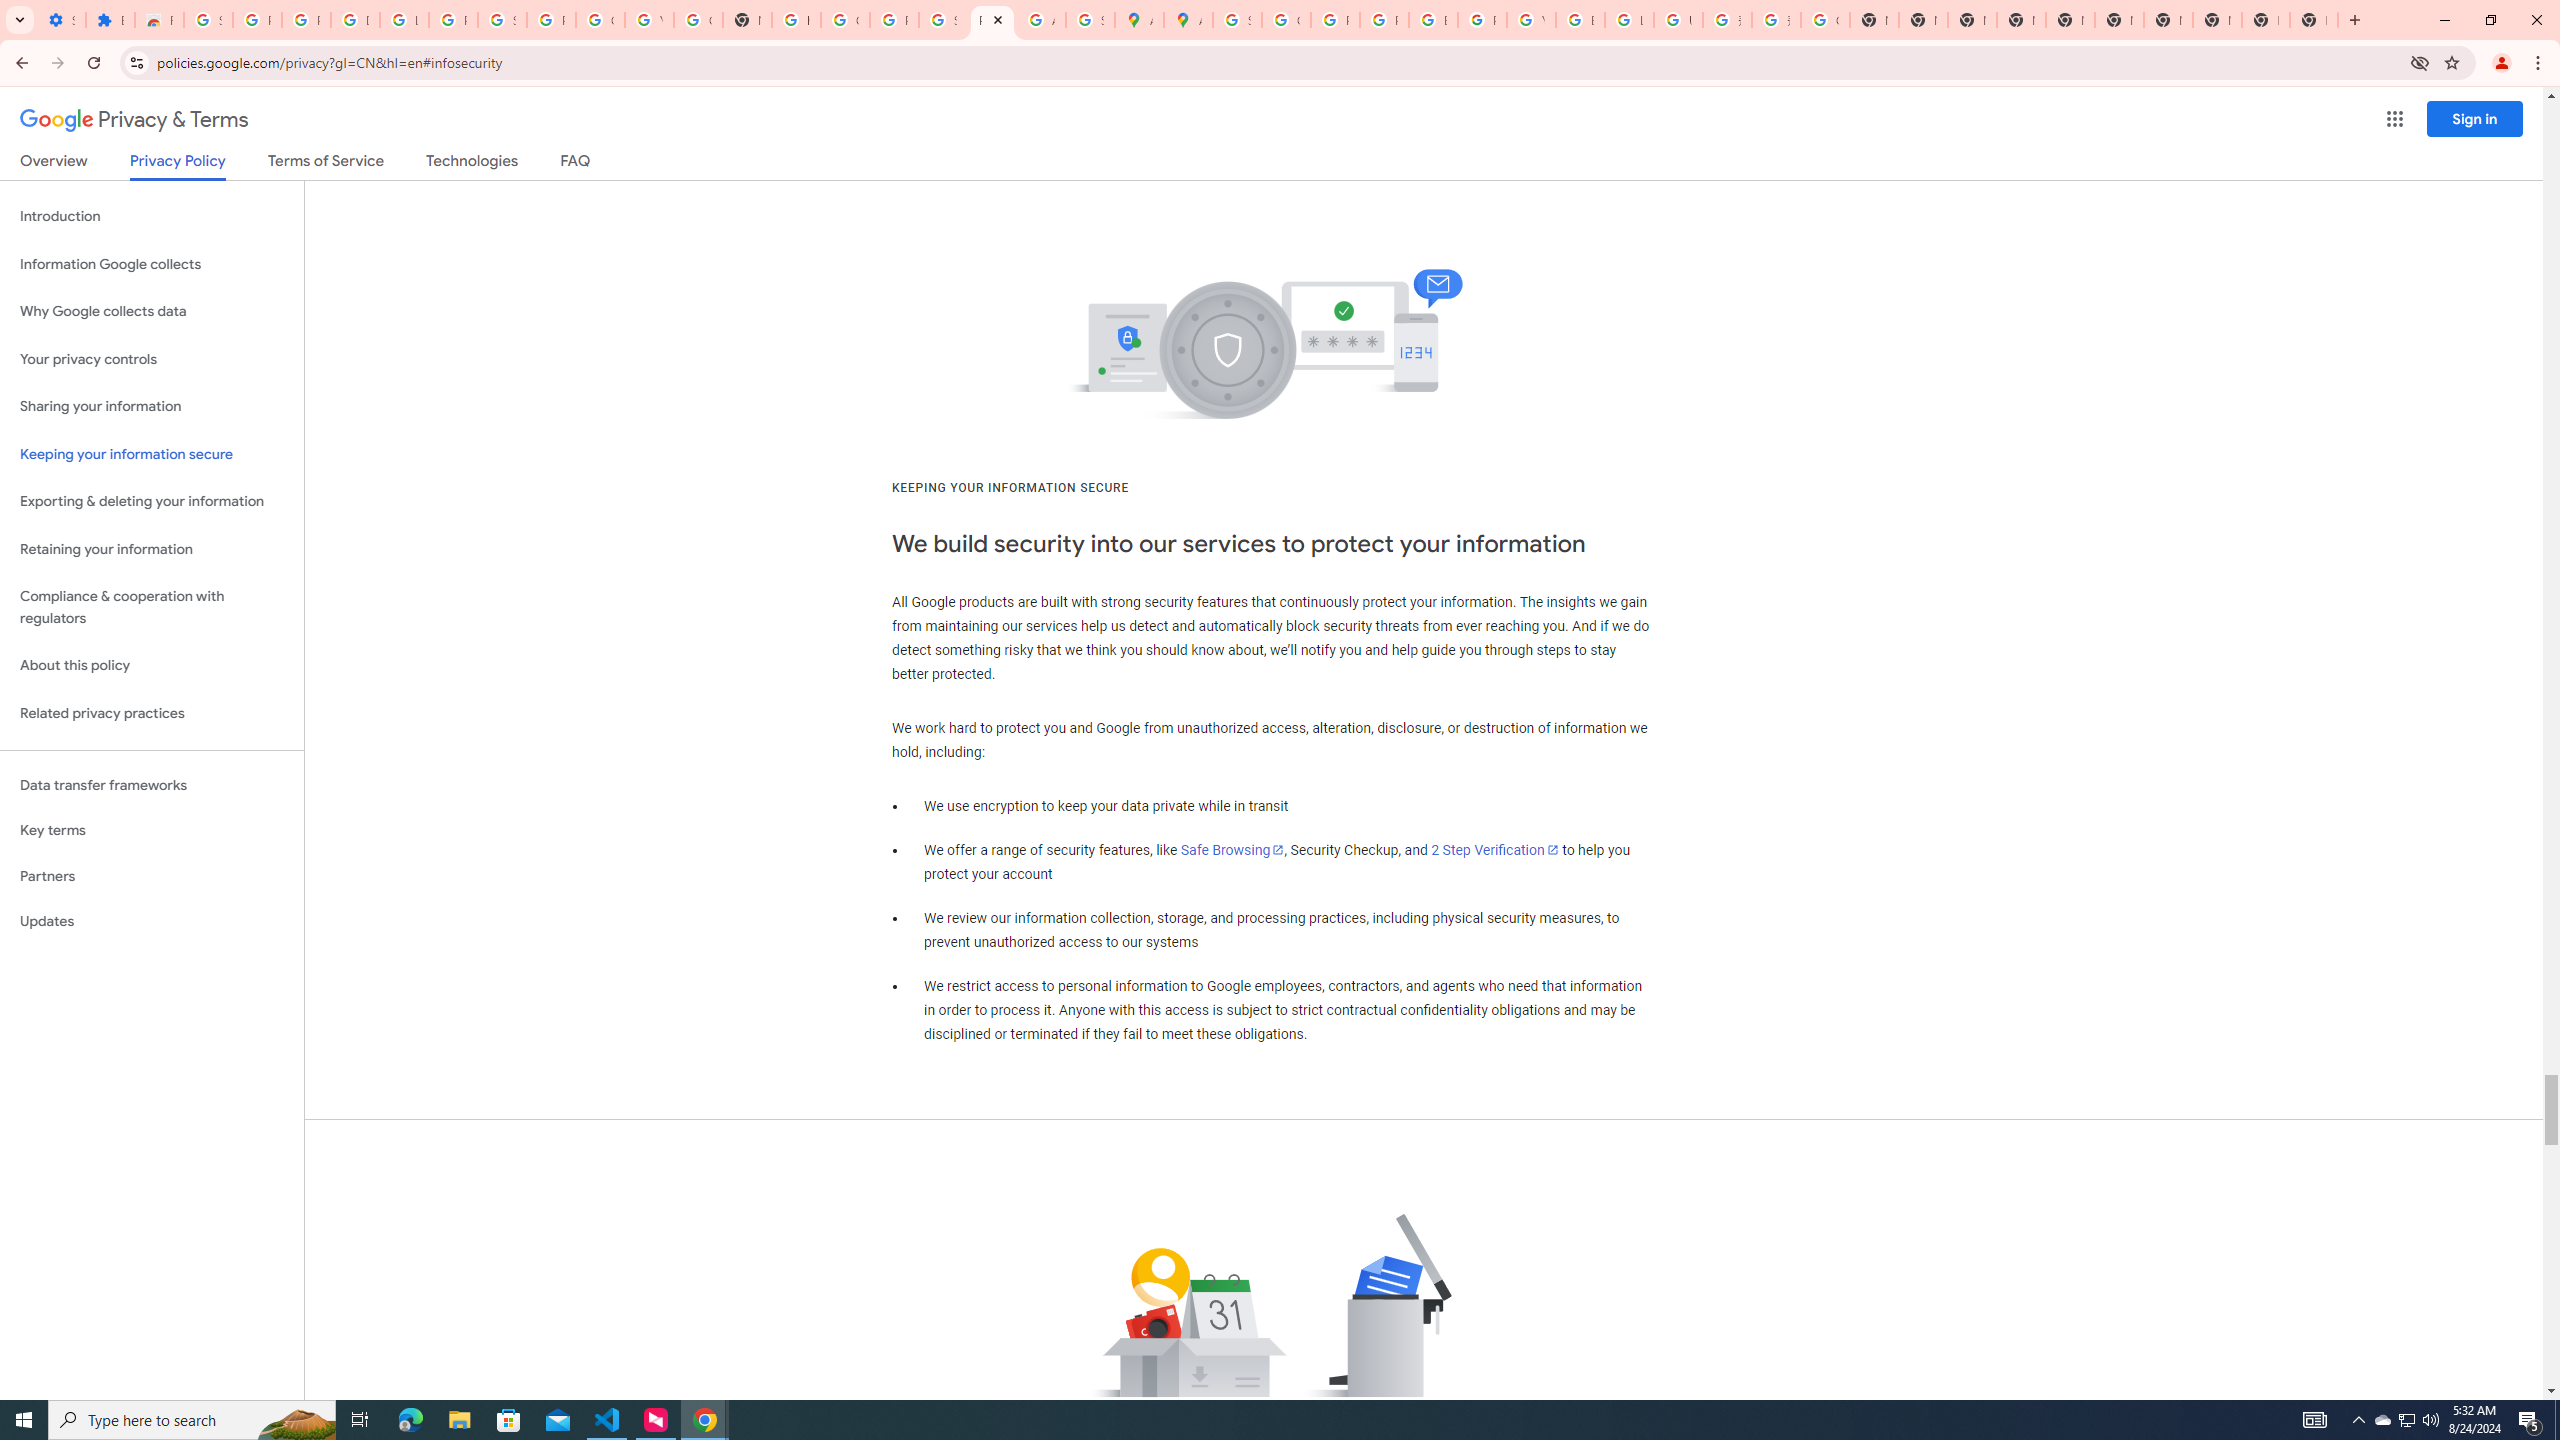  I want to click on 'Safe Browsing', so click(1231, 850).